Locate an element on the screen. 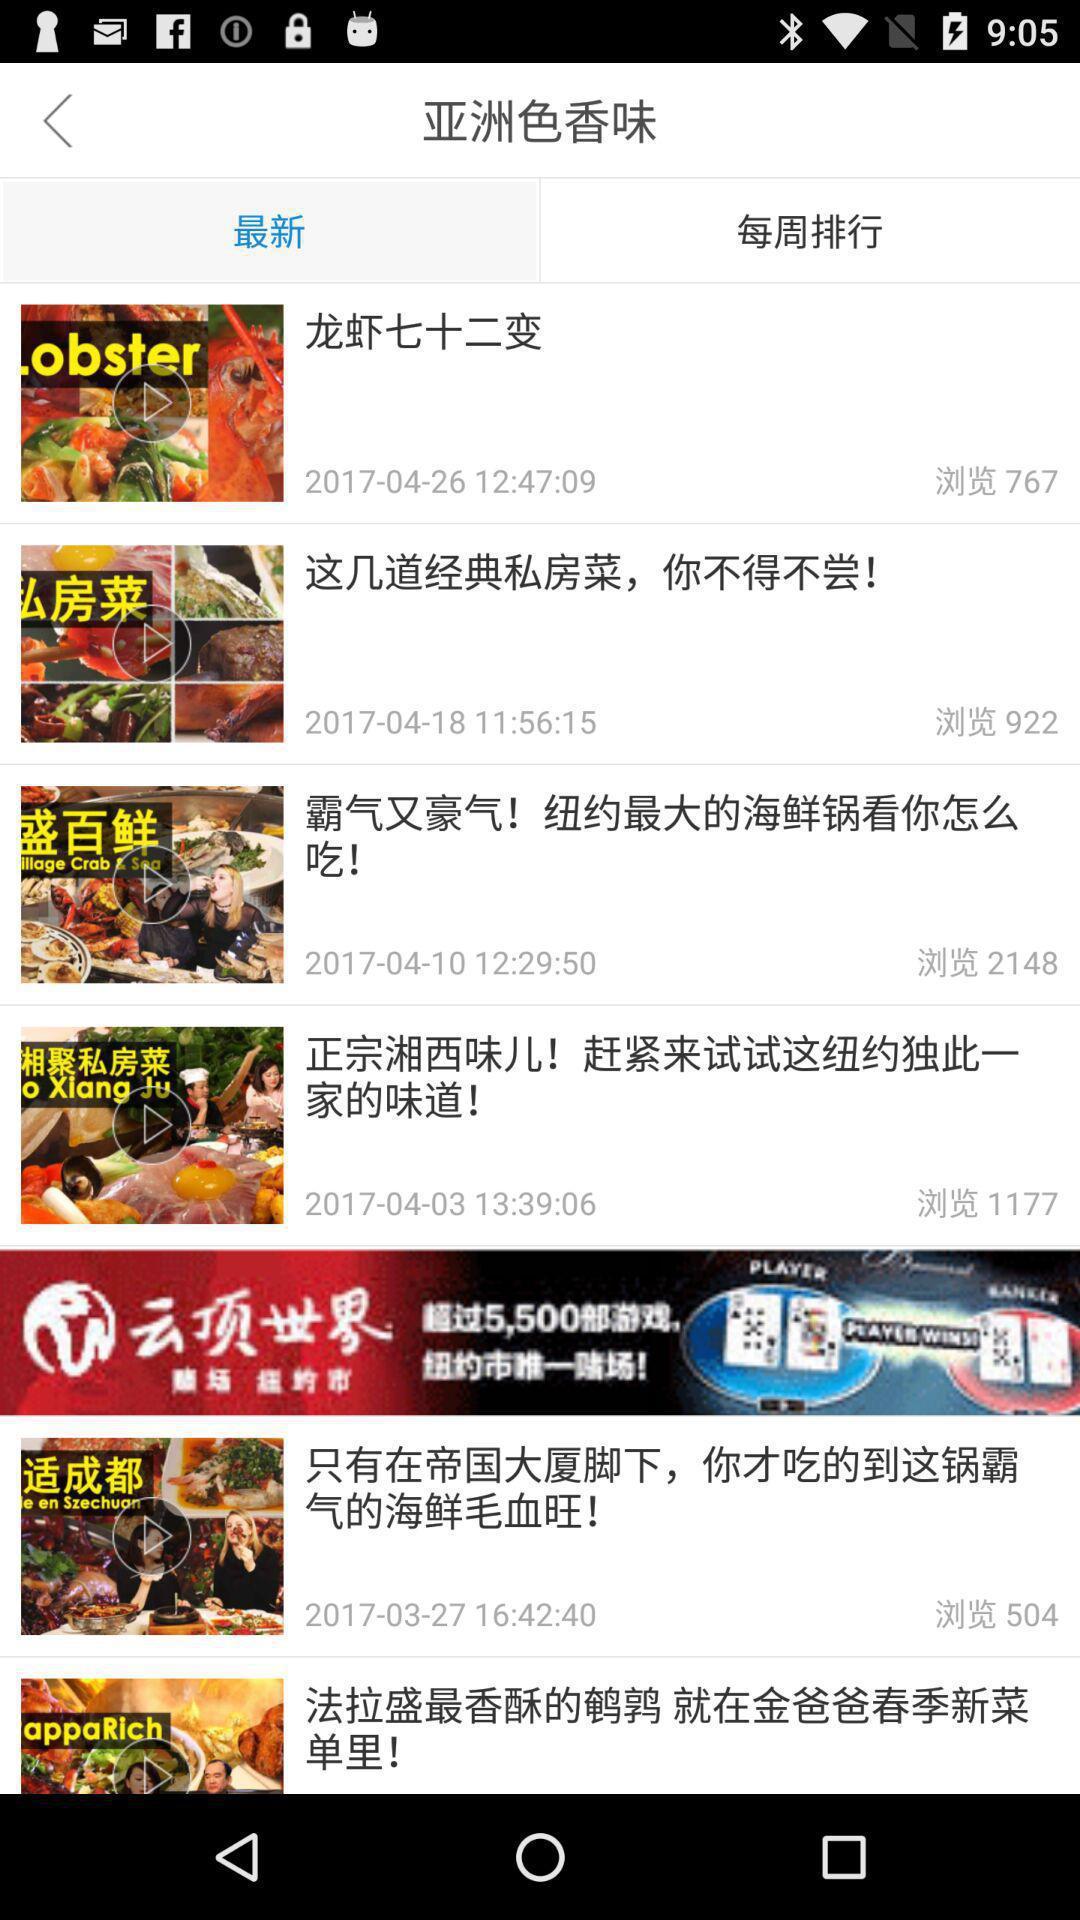  the arrow_backward icon is located at coordinates (56, 128).